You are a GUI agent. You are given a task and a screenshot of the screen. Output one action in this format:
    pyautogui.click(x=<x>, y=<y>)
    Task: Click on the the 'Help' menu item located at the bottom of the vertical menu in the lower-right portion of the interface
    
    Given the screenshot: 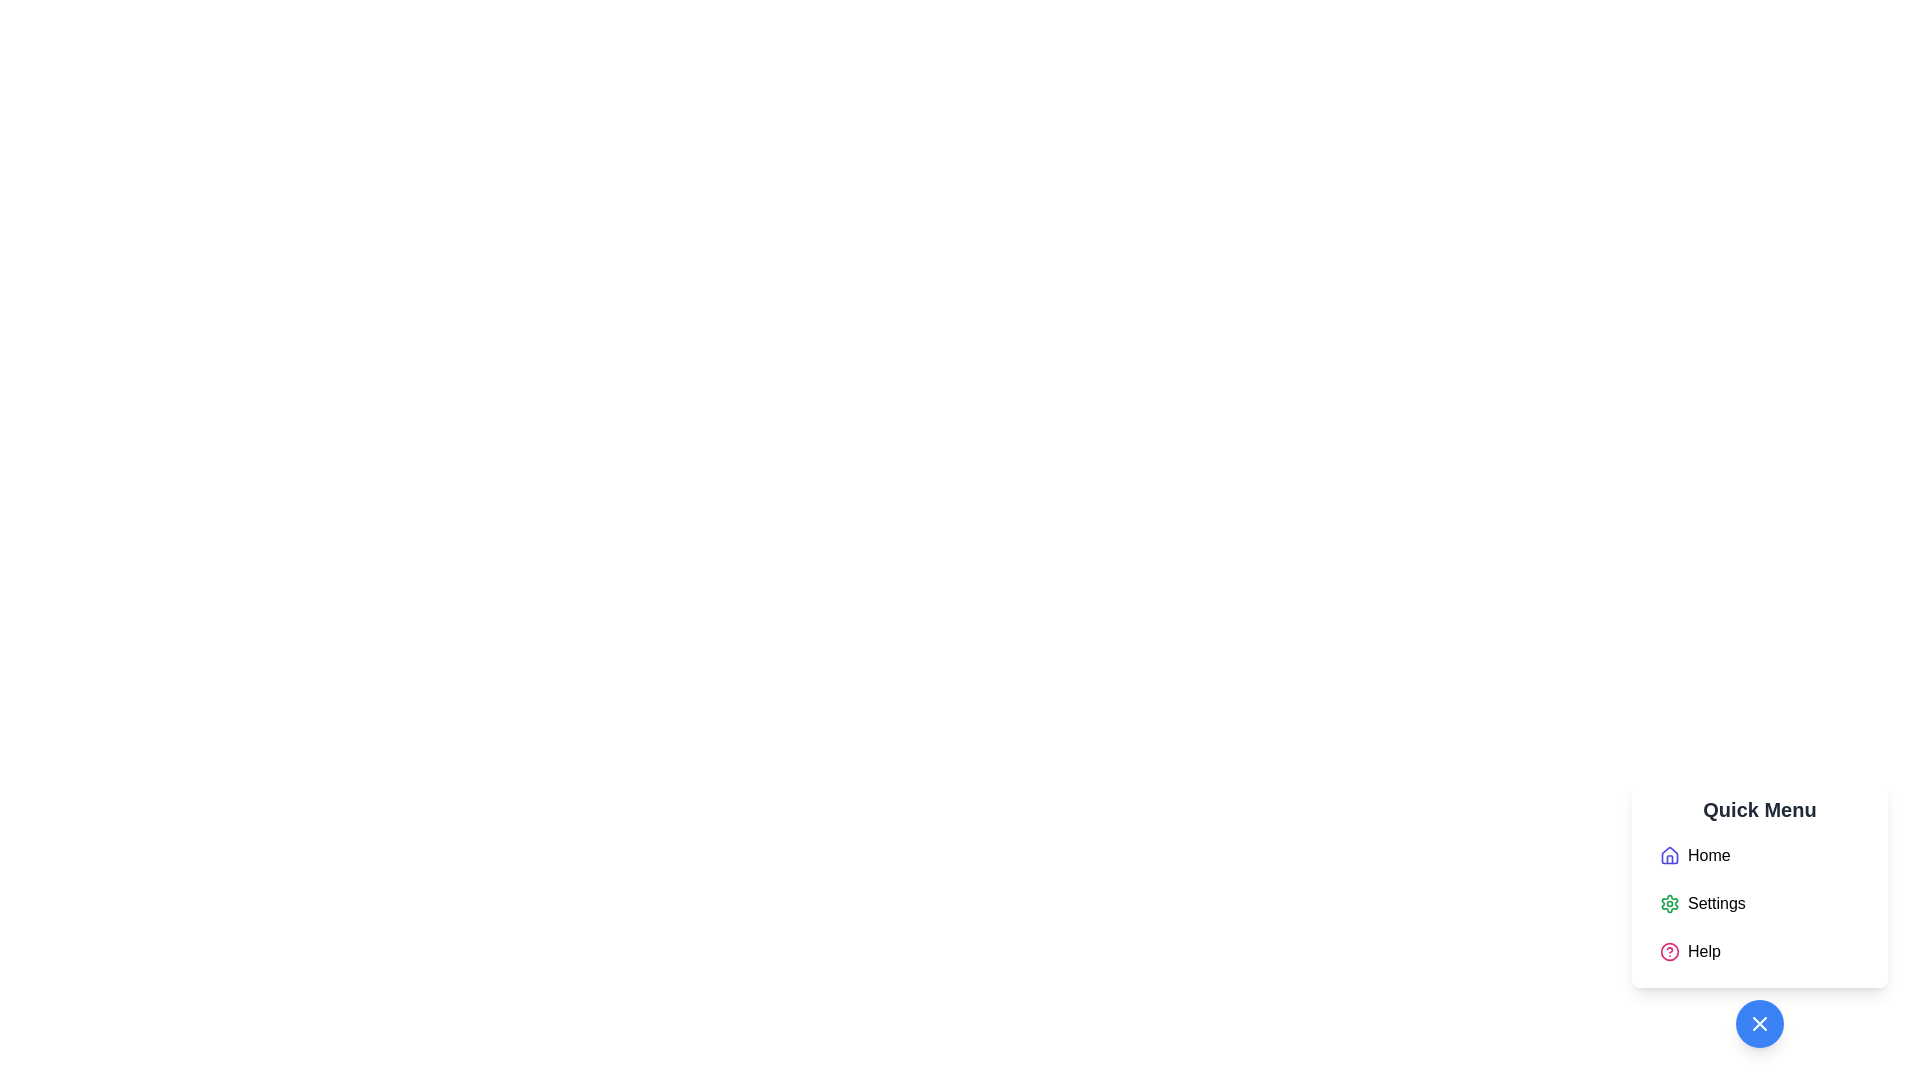 What is the action you would take?
    pyautogui.click(x=1760, y=951)
    